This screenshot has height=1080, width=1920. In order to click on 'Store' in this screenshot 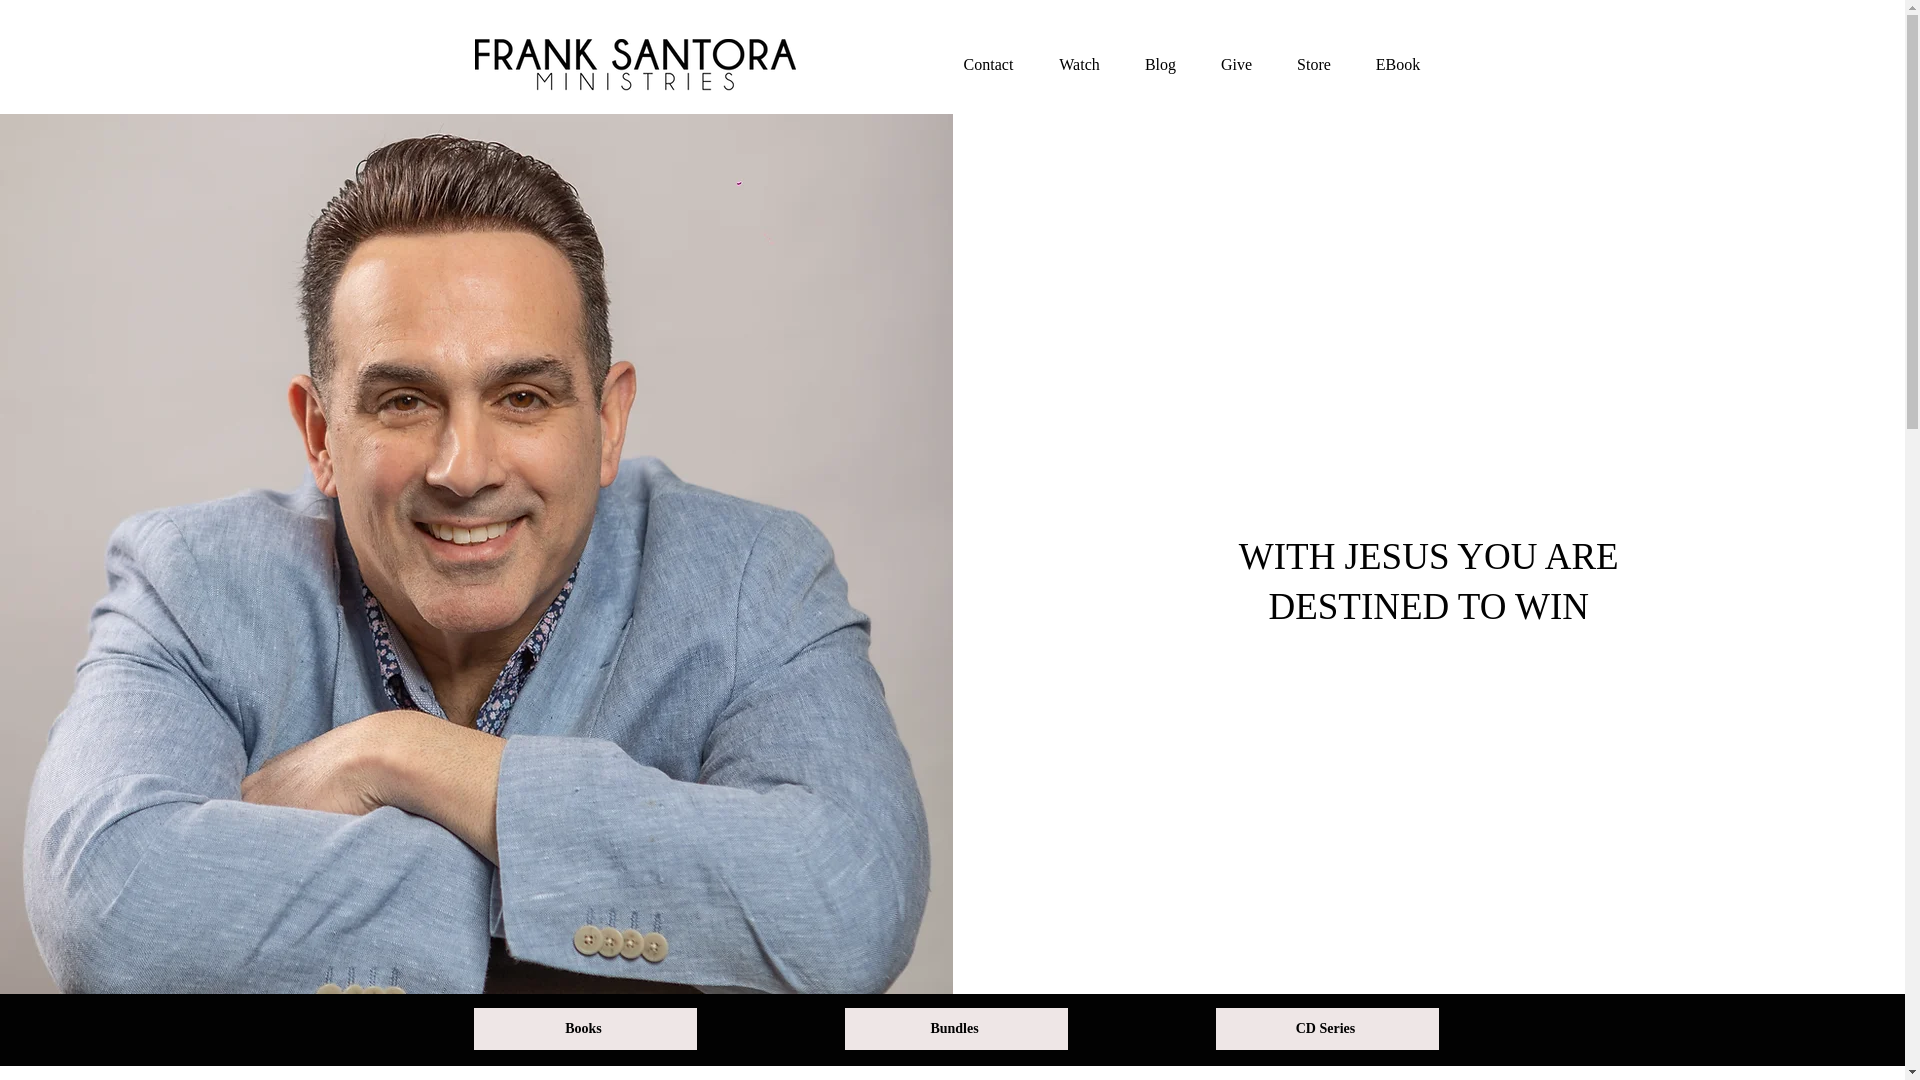, I will do `click(1313, 64)`.